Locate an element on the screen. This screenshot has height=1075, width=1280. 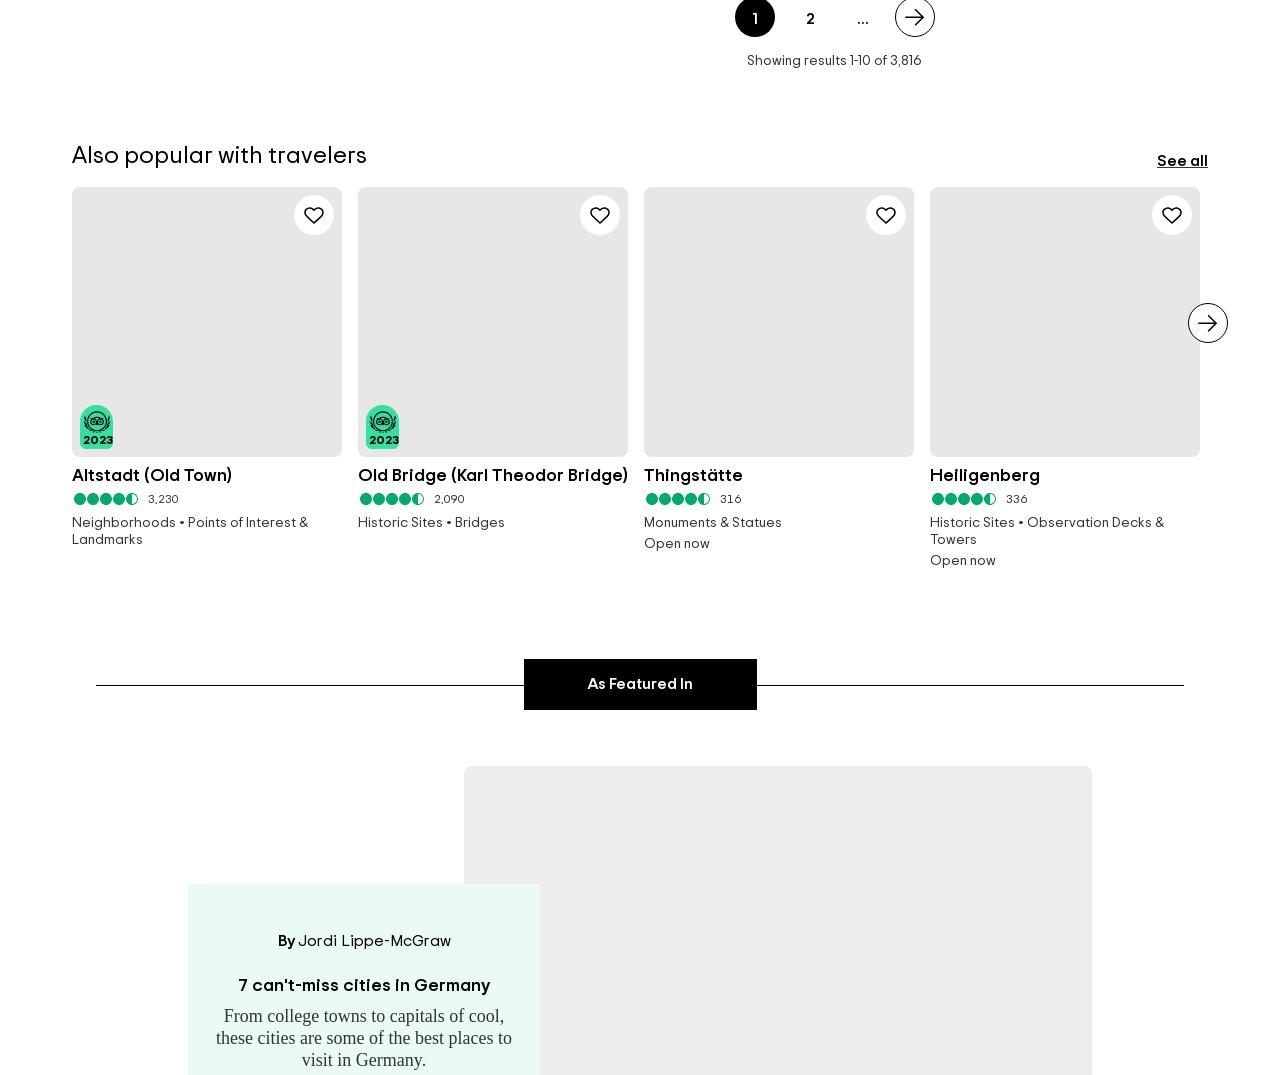
'Jordi Lippe-McGraw' is located at coordinates (295, 940).